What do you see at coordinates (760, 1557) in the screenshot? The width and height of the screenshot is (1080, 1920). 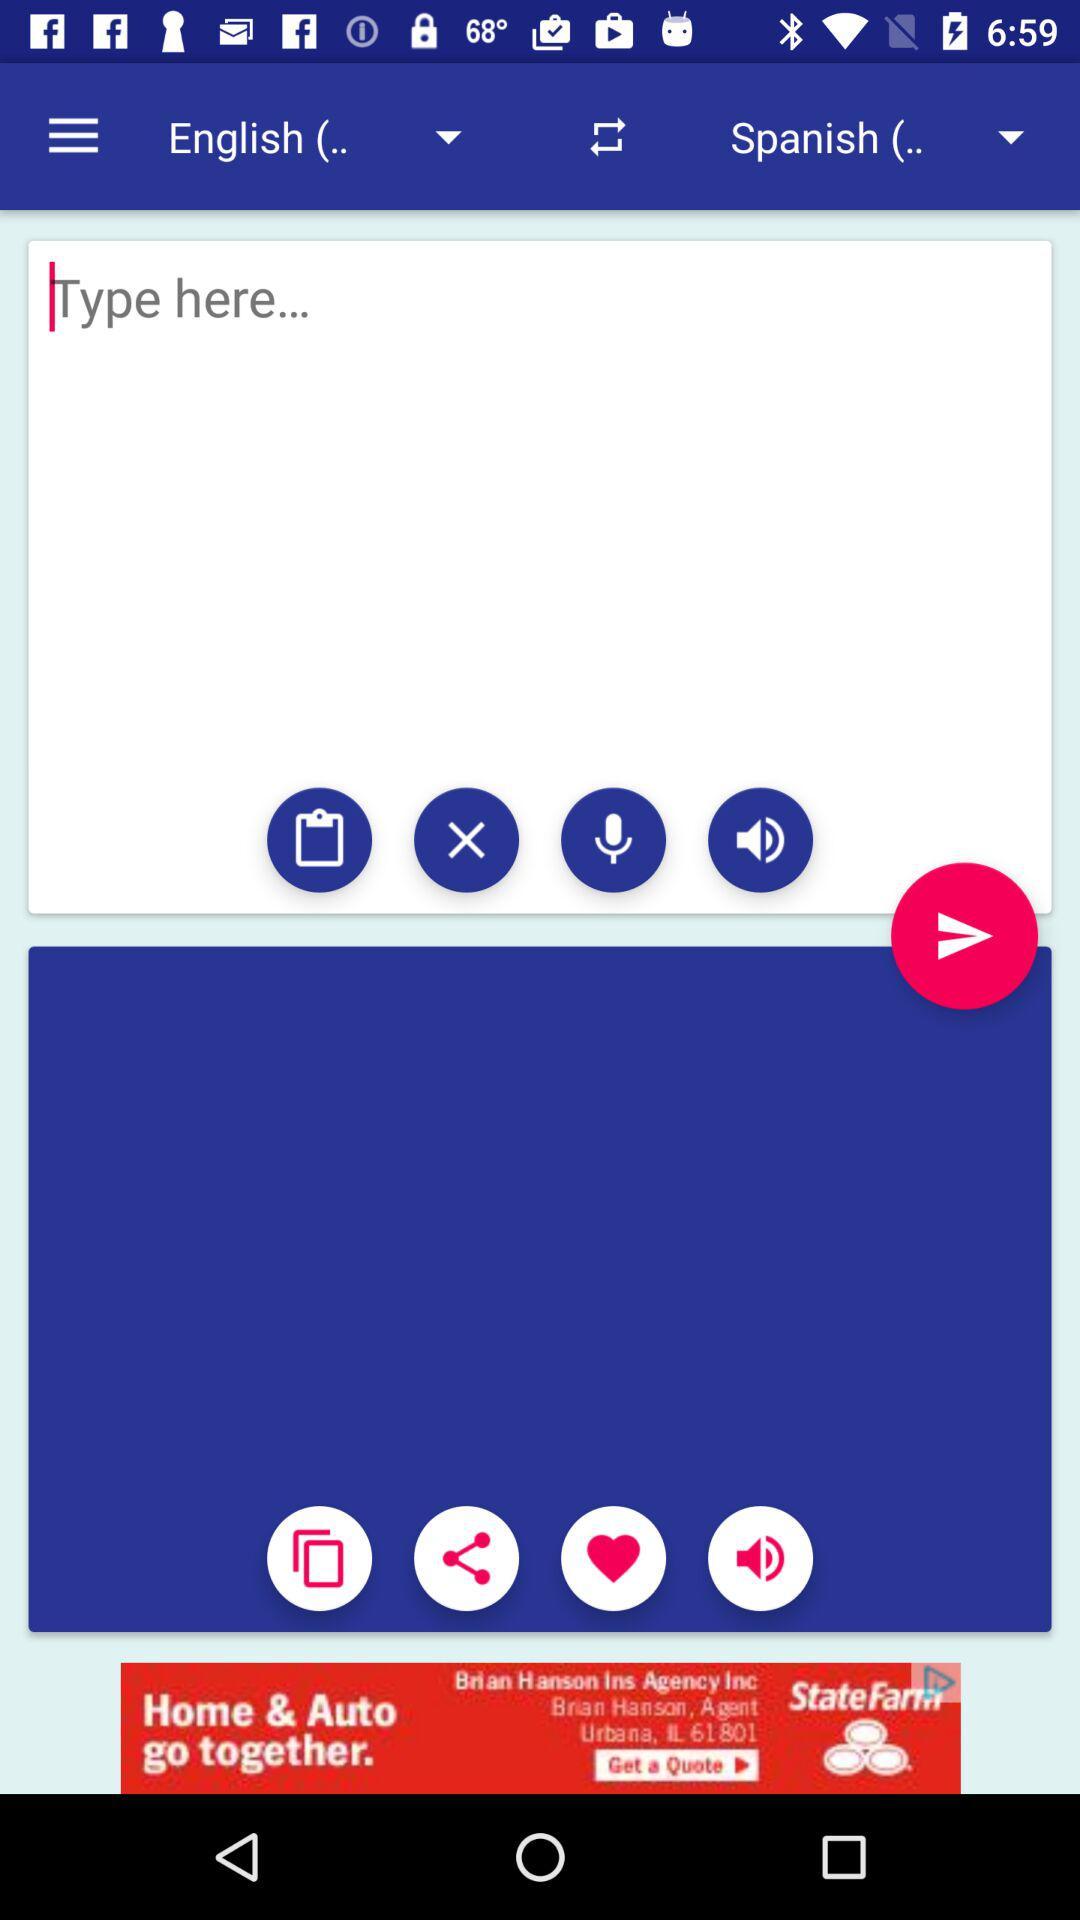 I see `adjust the volume` at bounding box center [760, 1557].